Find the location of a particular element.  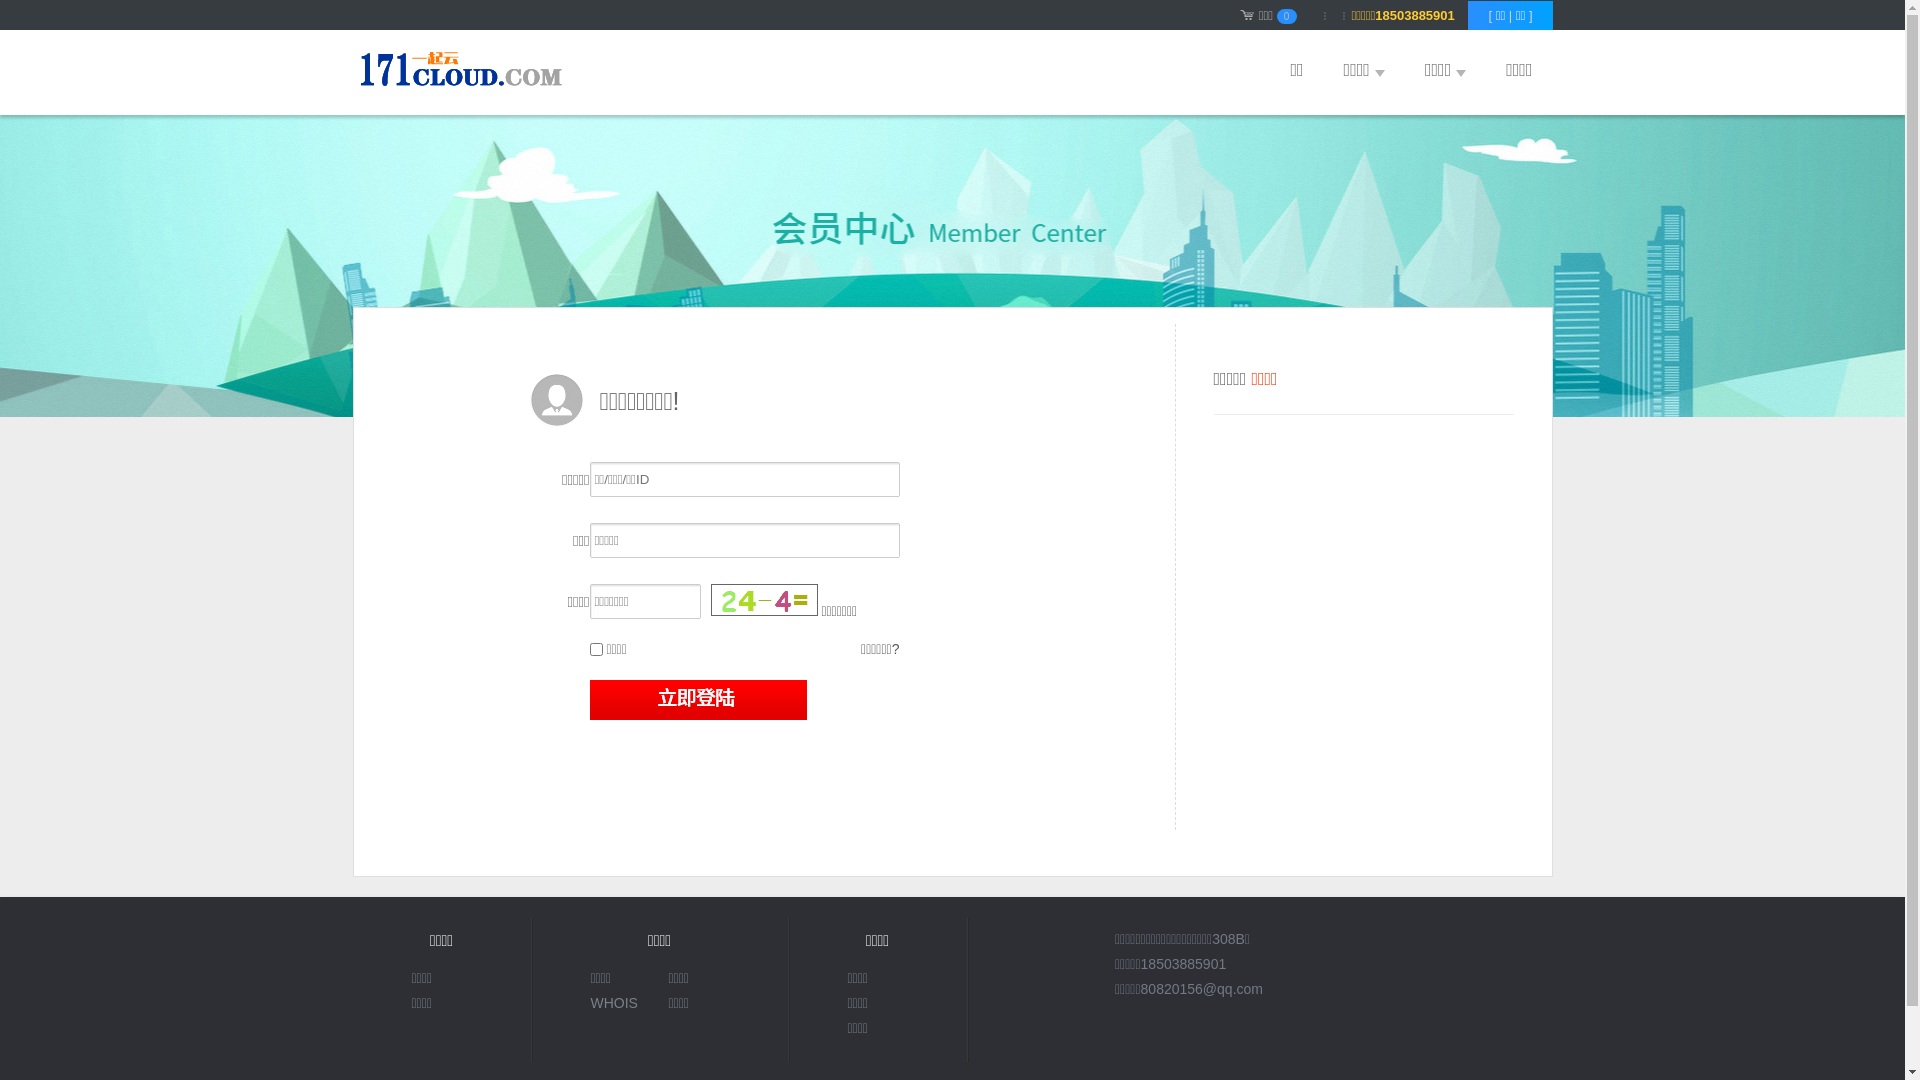

'0' is located at coordinates (1286, 16).